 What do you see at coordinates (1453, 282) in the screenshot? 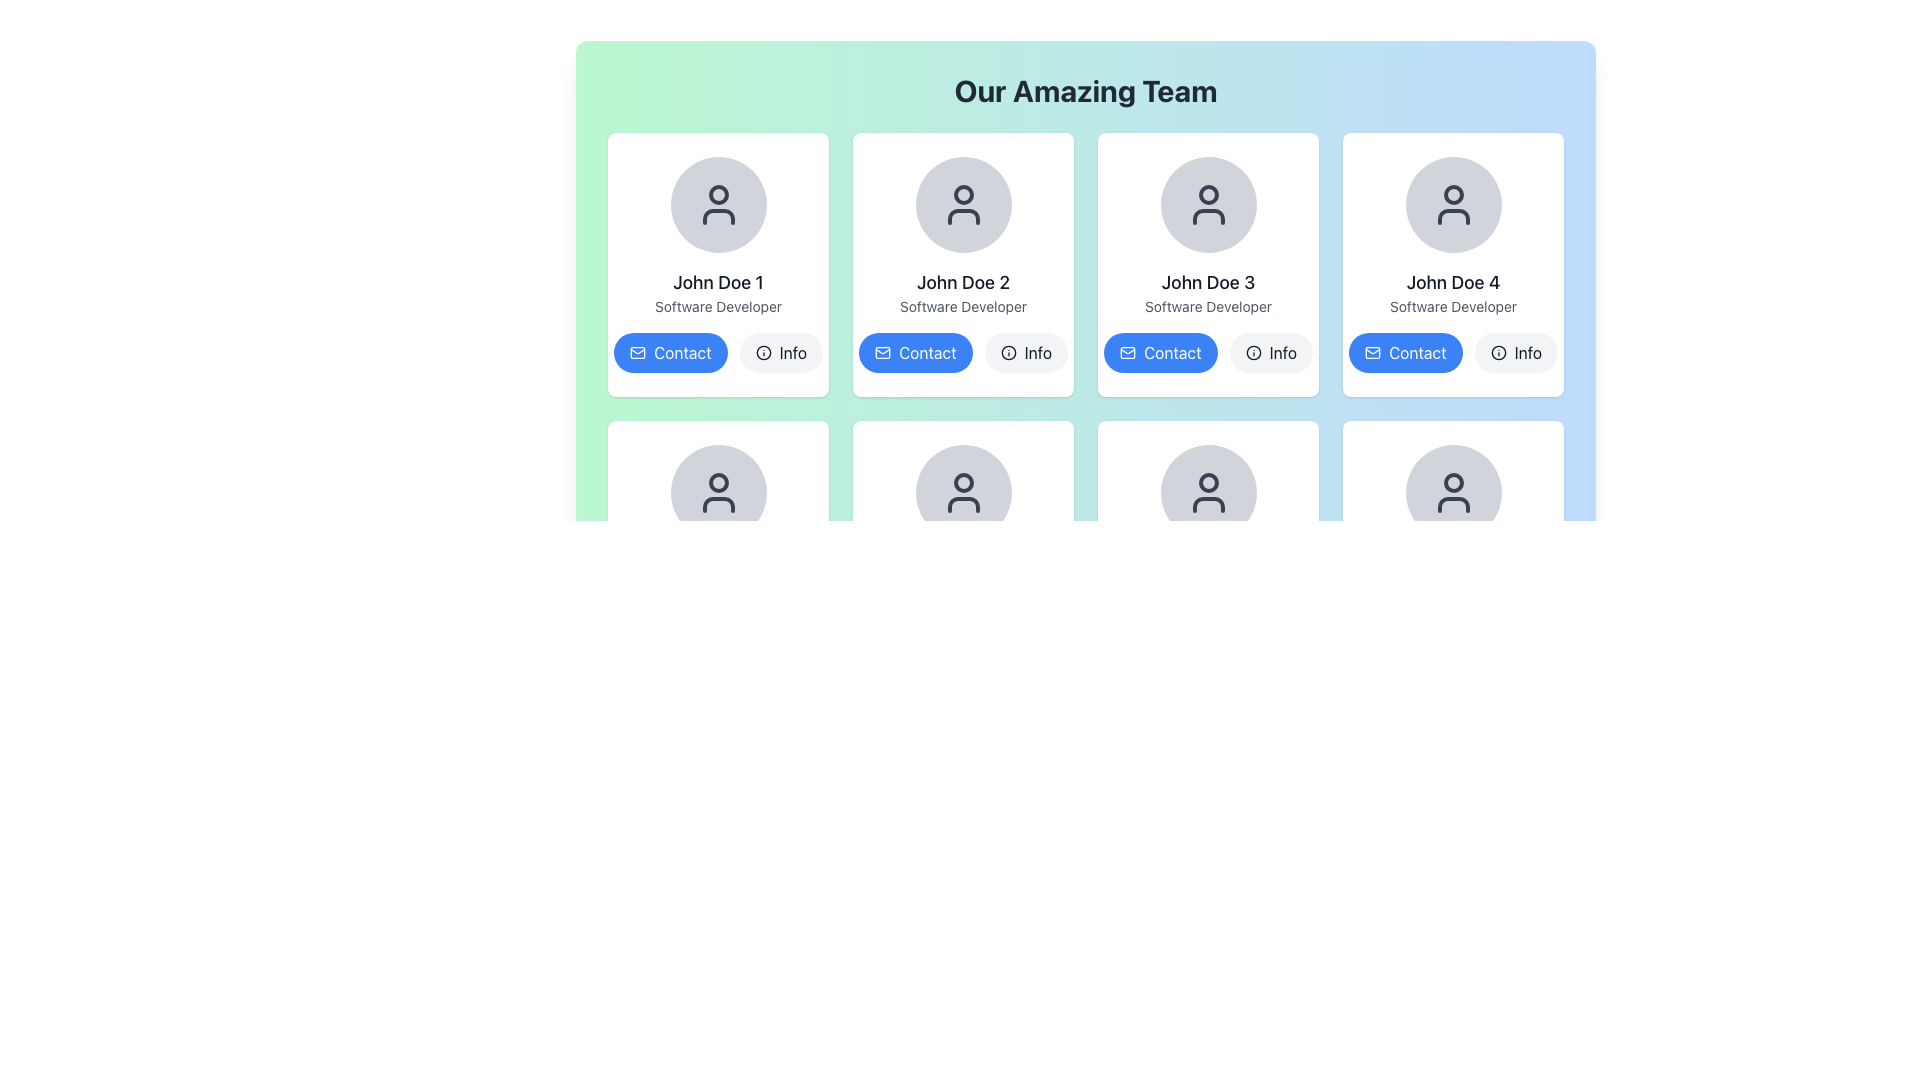
I see `the label text 'John Doe 4' which is the title in the fourth profile card, positioned above the secondary description 'Software Developer' and between the avatar icon and the description` at bounding box center [1453, 282].